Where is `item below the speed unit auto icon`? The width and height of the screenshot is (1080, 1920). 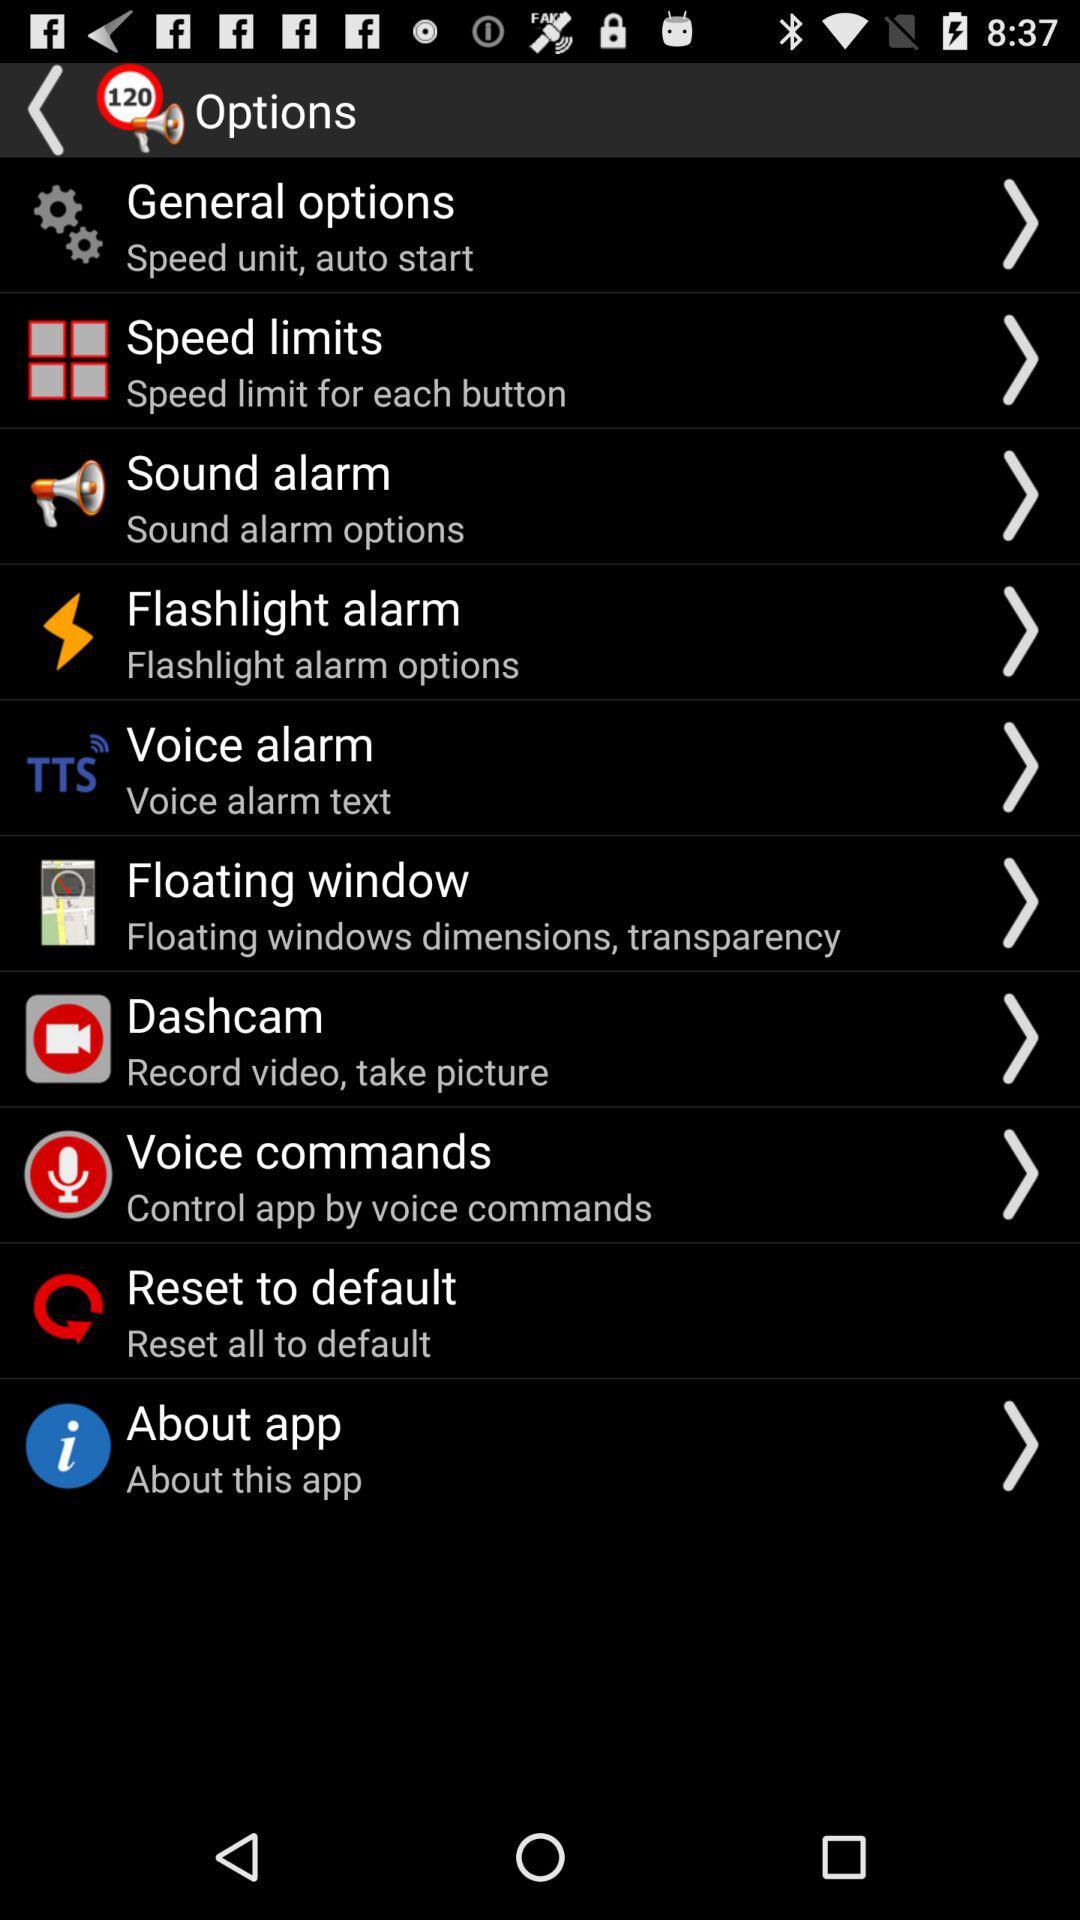 item below the speed unit auto icon is located at coordinates (253, 335).